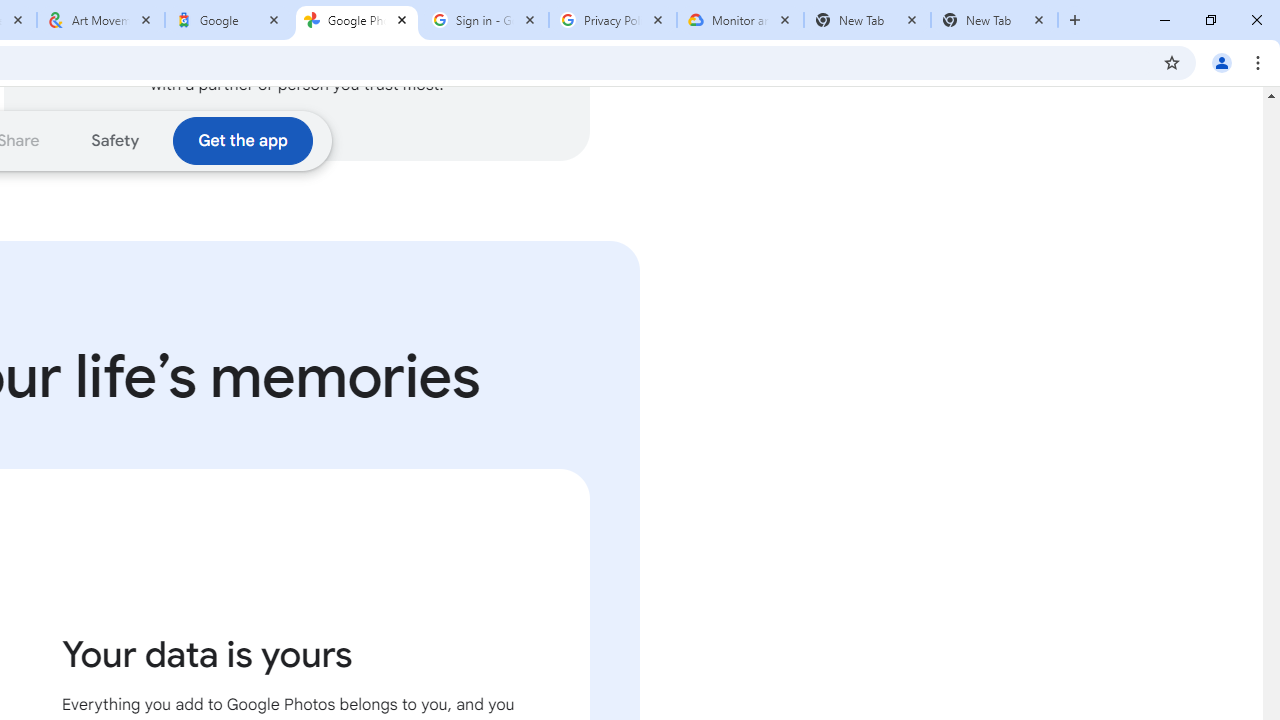  I want to click on 'Google', so click(229, 20).